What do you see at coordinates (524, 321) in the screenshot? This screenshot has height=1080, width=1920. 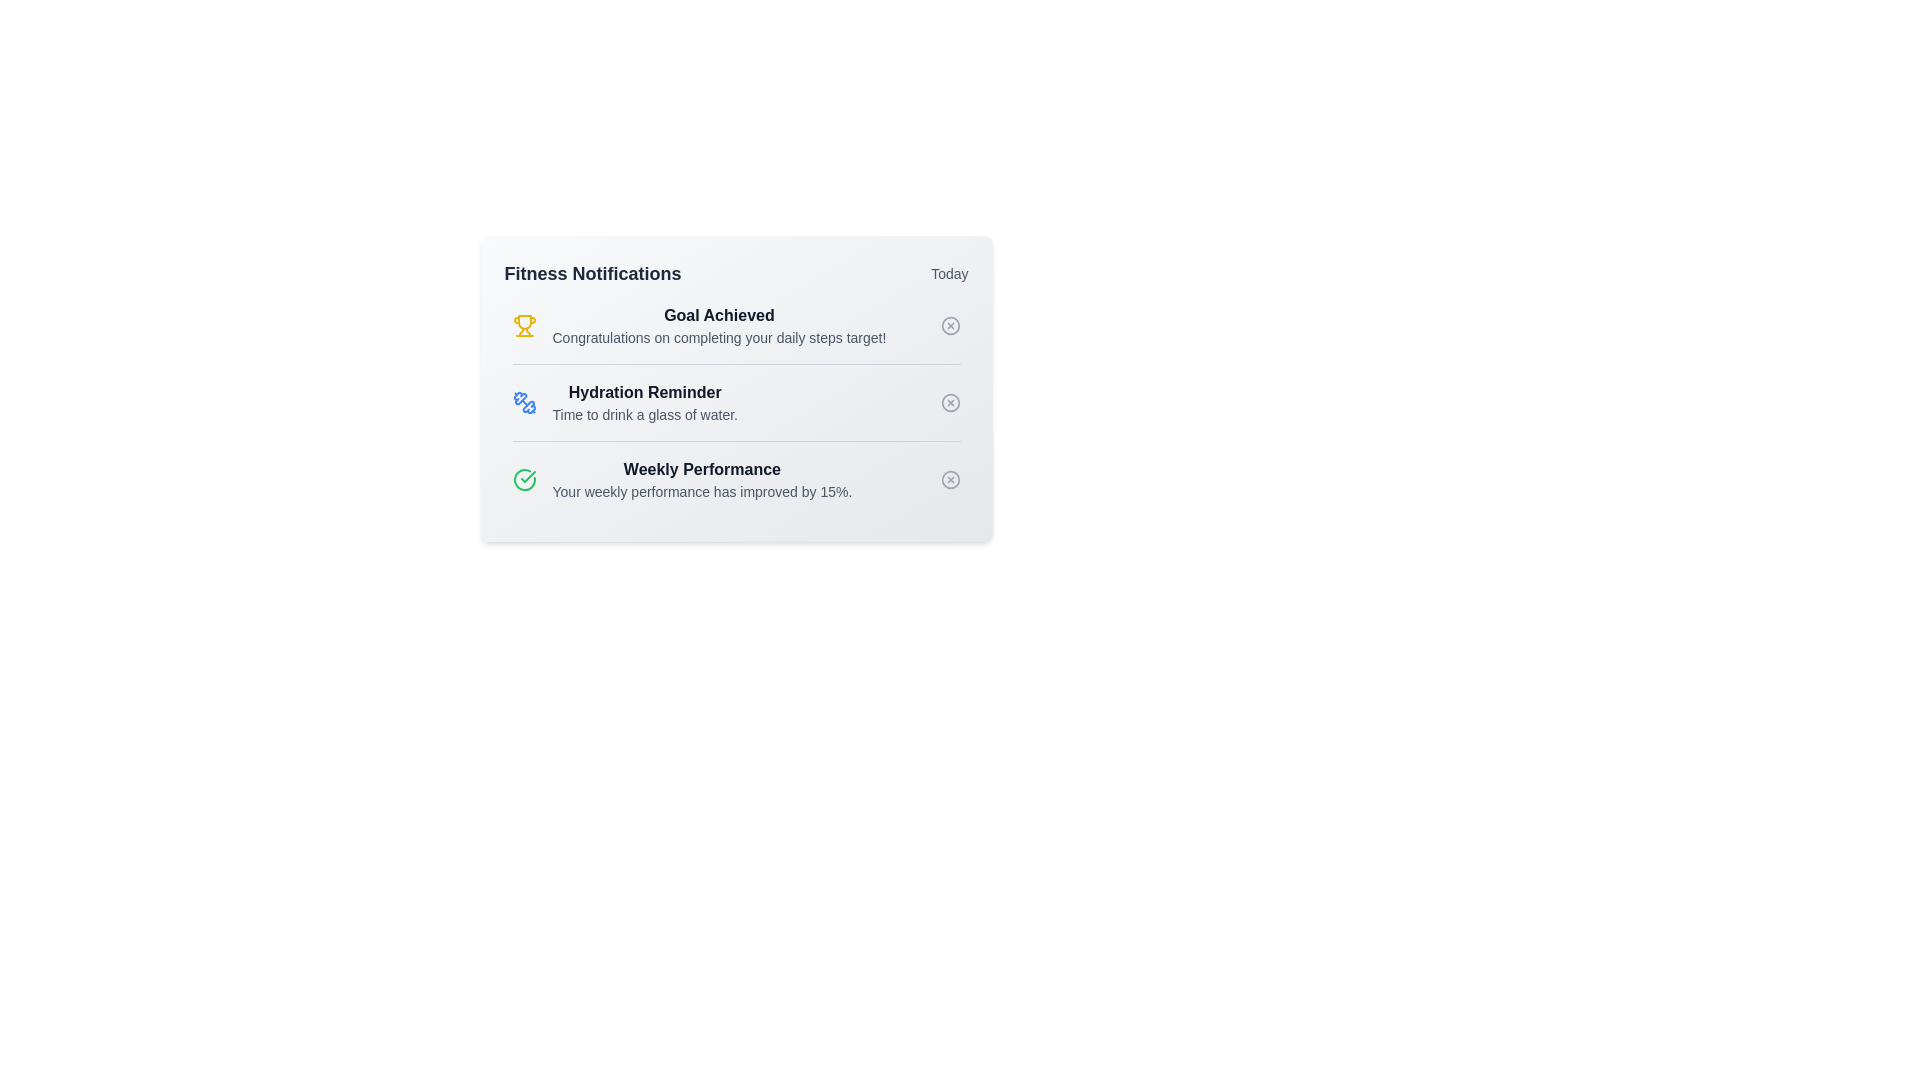 I see `the trophy icon in the 'Fitness Notifications' list, which is bright yellow and precedes the text 'Congratulations on completing your daily steps target!'` at bounding box center [524, 321].